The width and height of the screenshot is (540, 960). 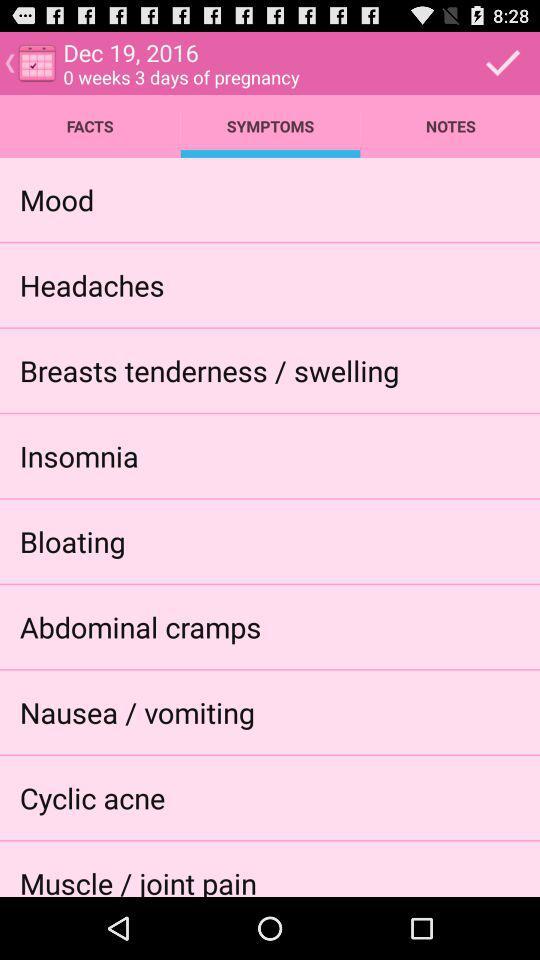 I want to click on option next to facts, so click(x=270, y=125).